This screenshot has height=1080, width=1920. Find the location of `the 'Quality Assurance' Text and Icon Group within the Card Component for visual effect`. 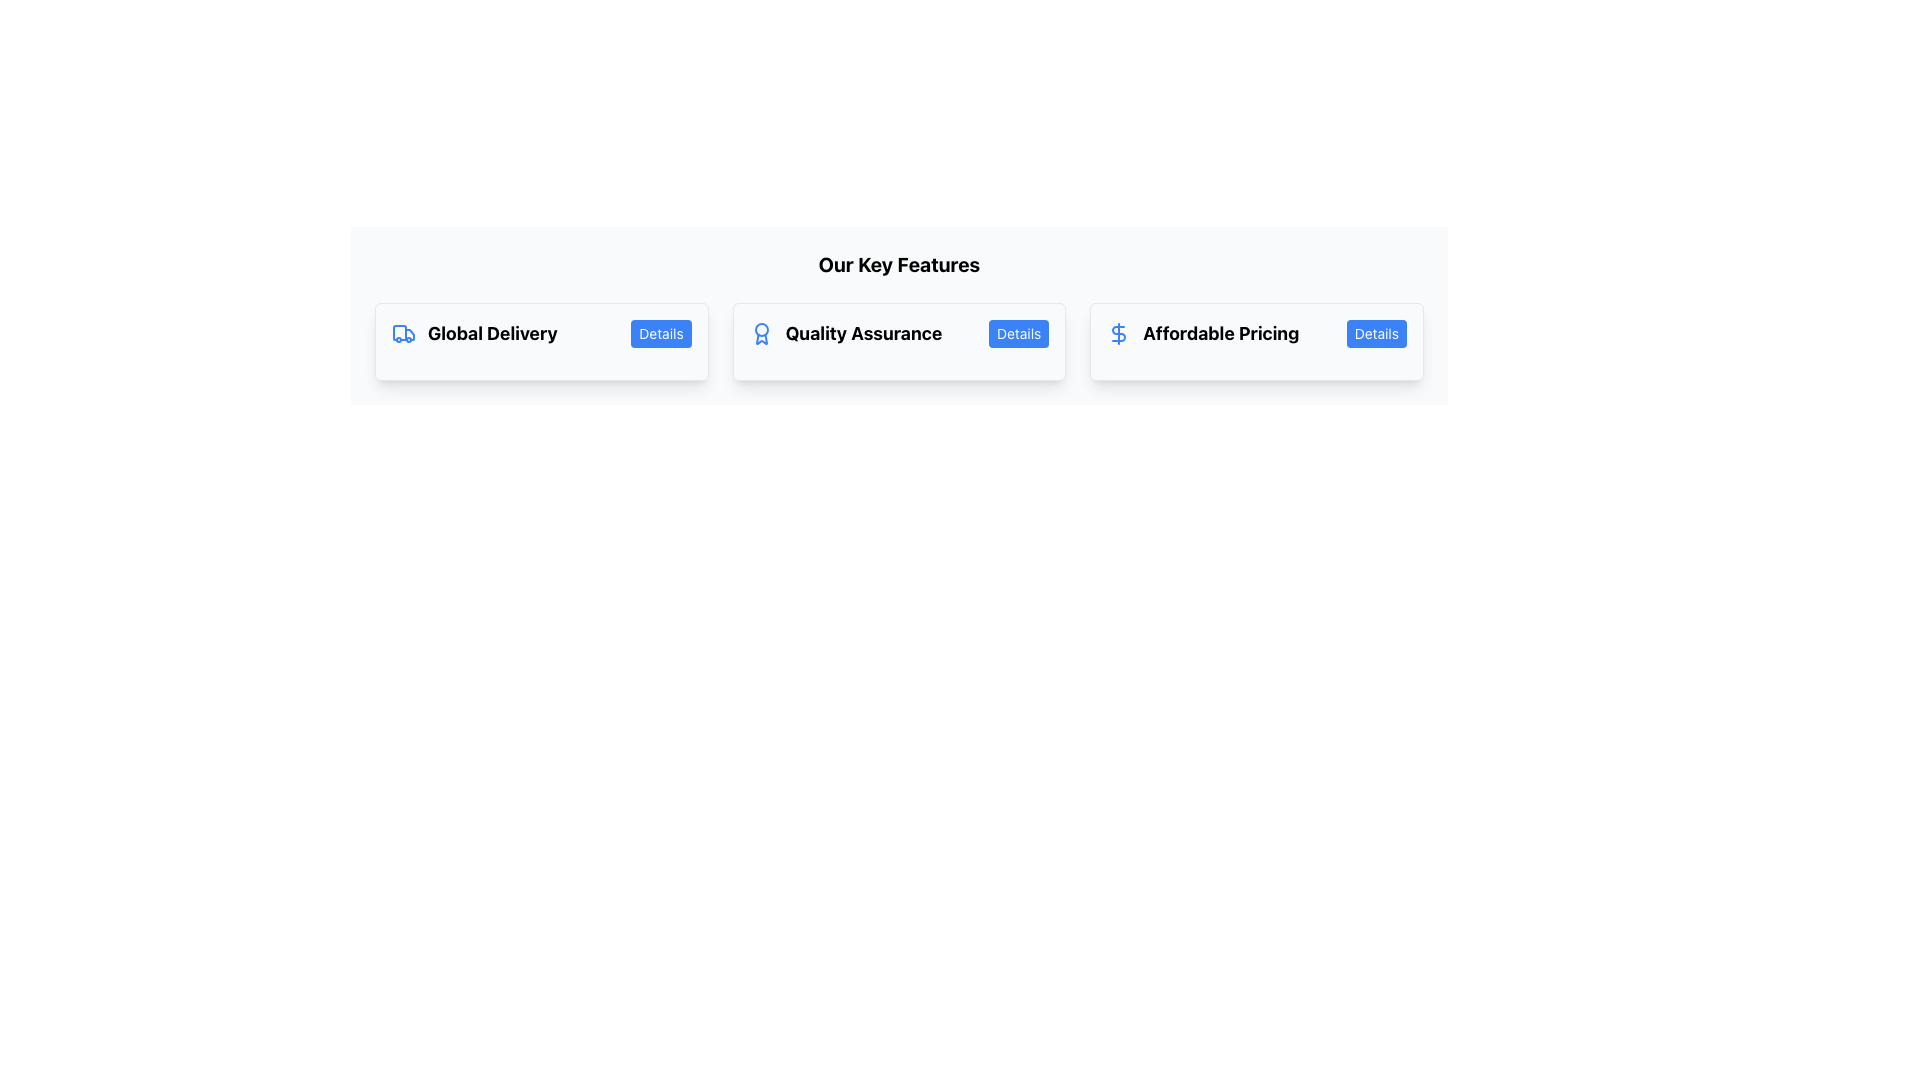

the 'Quality Assurance' Text and Icon Group within the Card Component for visual effect is located at coordinates (898, 333).